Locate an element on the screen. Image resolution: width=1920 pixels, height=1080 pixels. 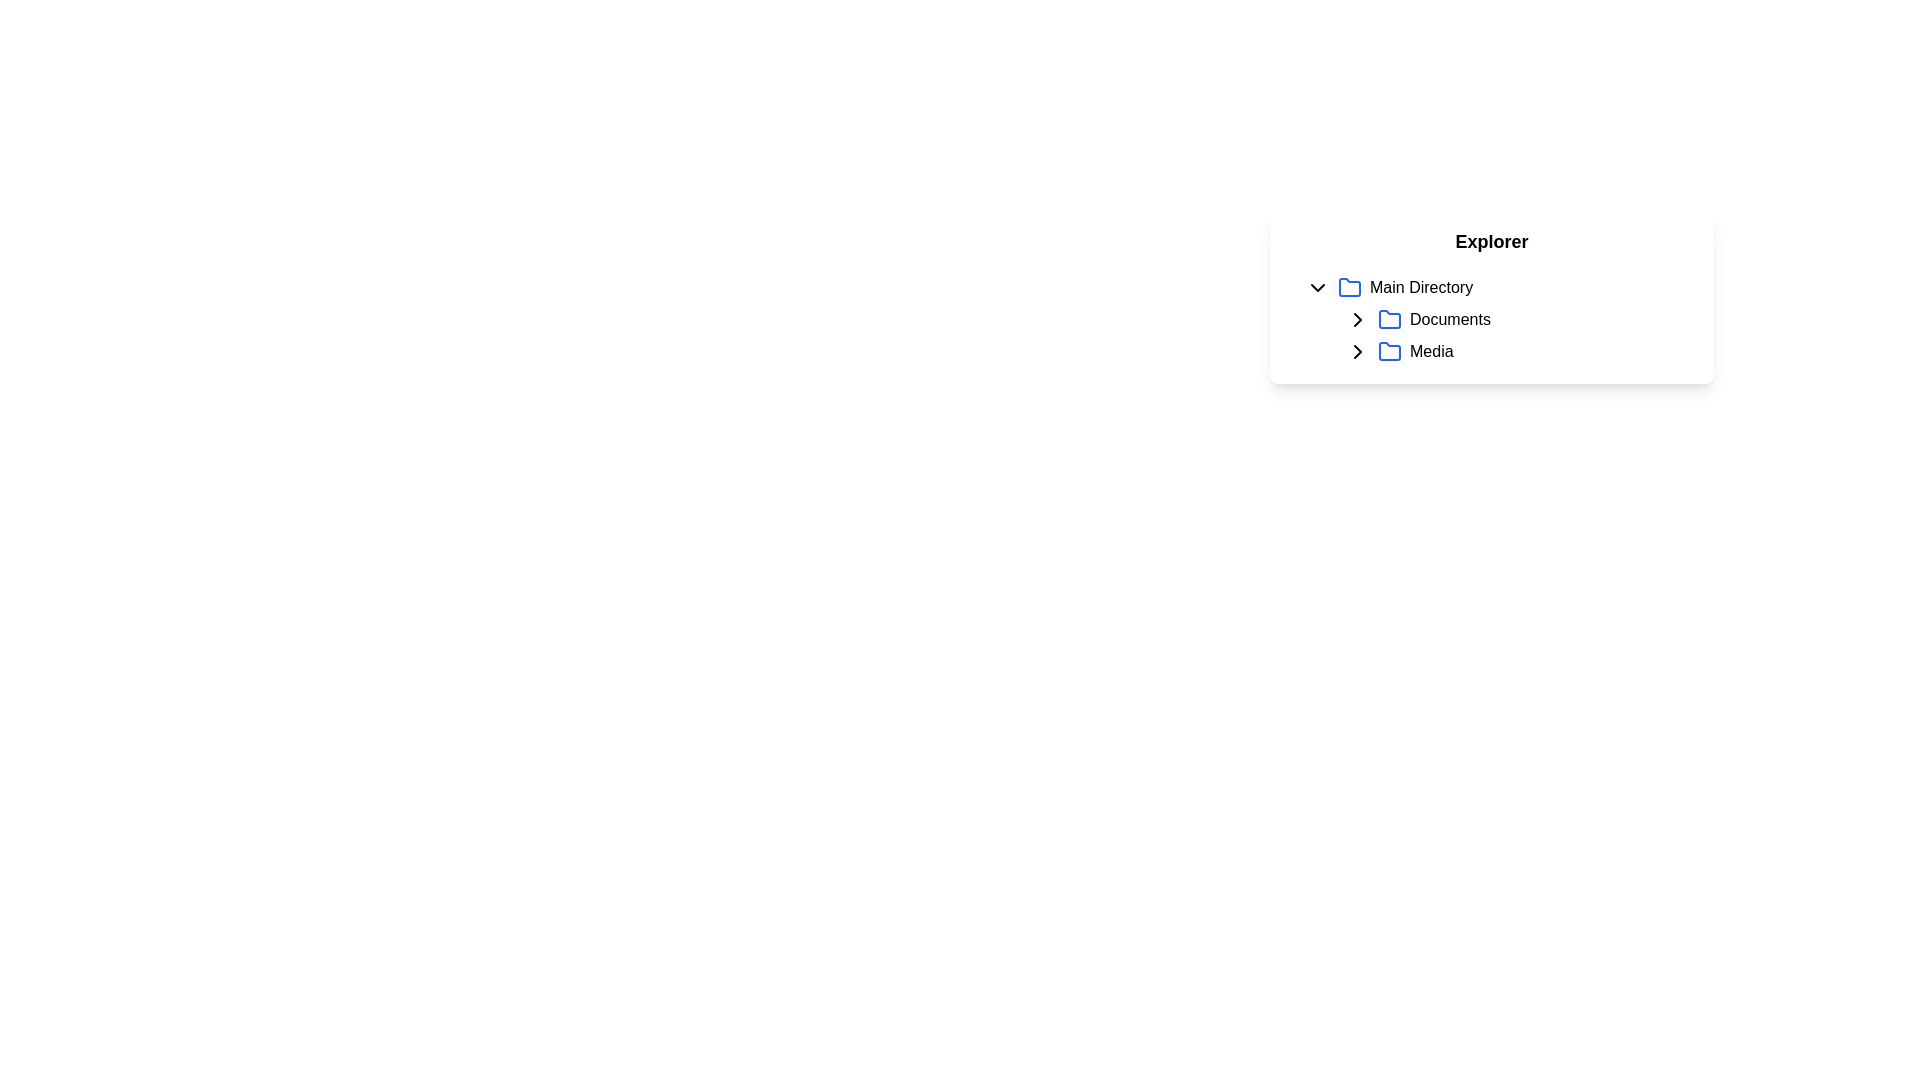
the small right-pointing arrow icon that serves as the expand/collapse indicator for the 'Documents' entry in the Explorer section is located at coordinates (1358, 319).